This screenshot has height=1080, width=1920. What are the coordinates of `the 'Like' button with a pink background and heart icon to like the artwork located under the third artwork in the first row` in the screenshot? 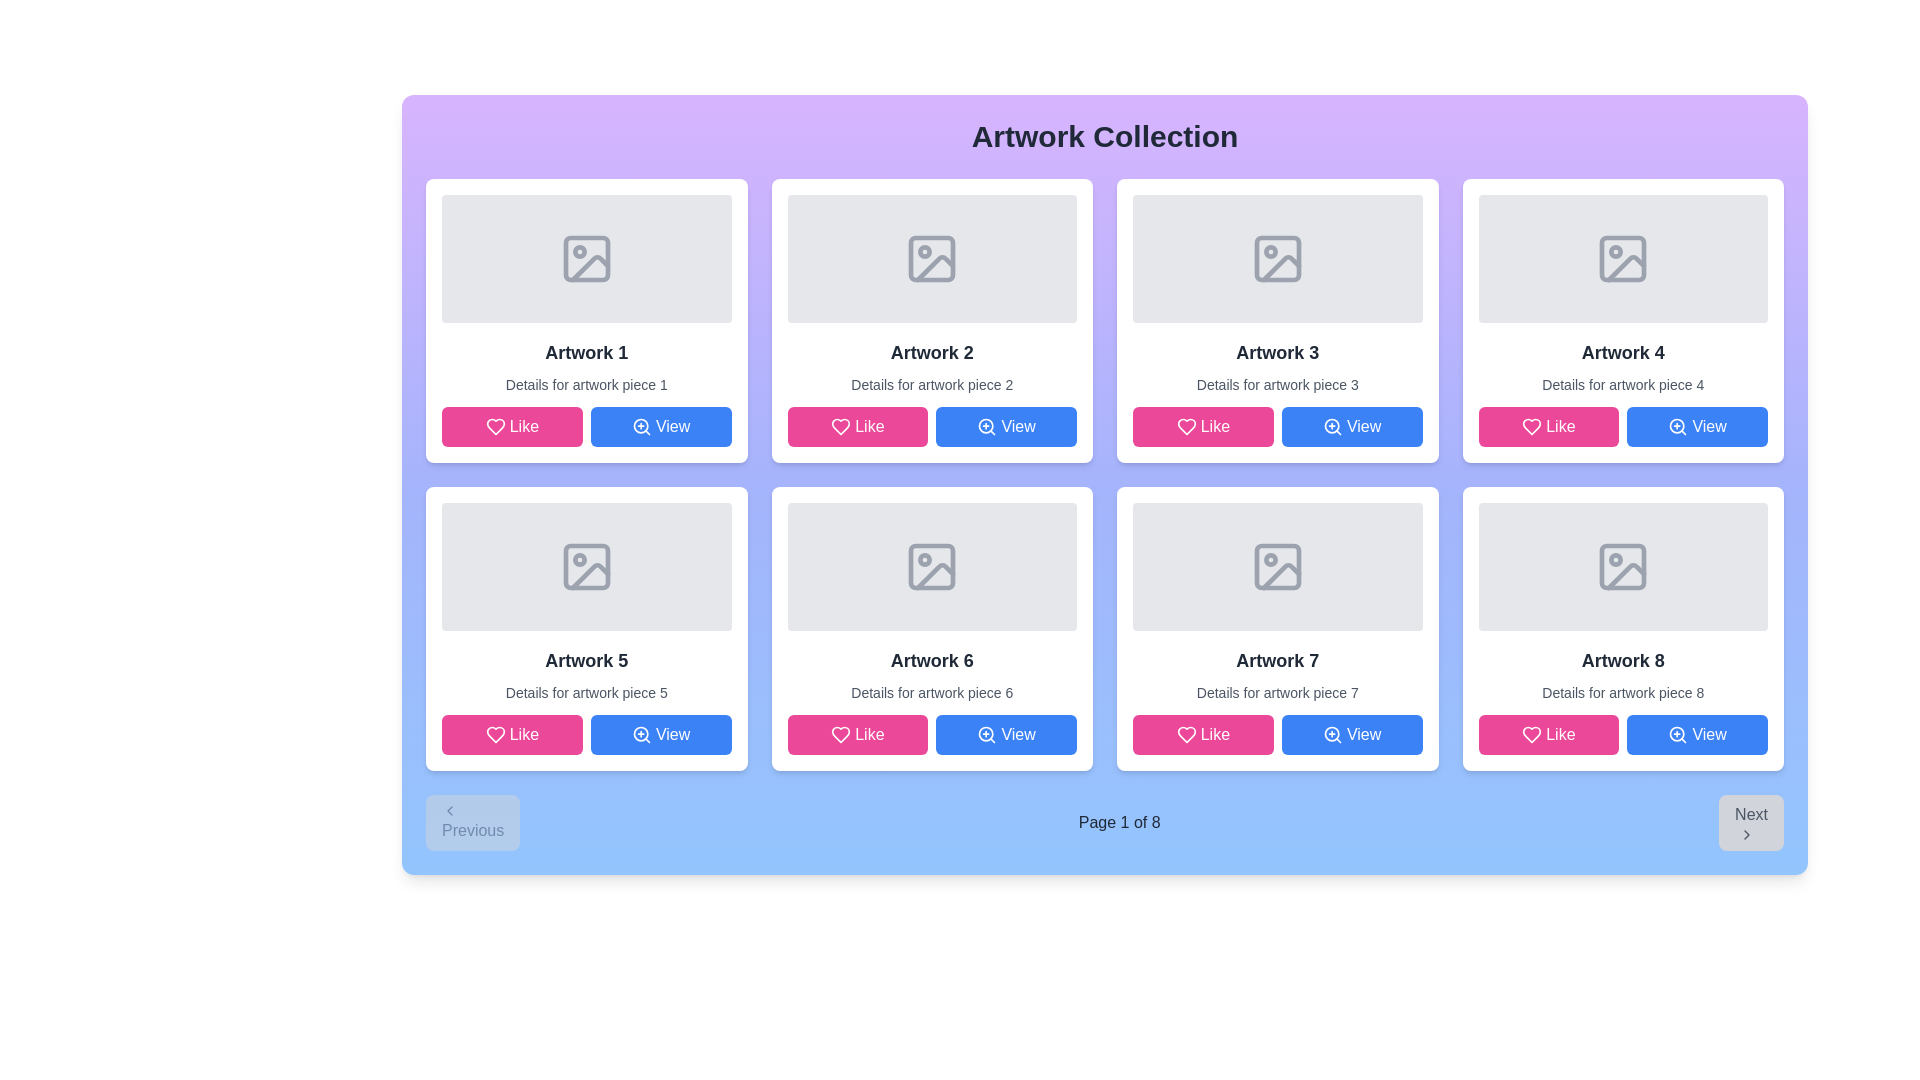 It's located at (1202, 426).